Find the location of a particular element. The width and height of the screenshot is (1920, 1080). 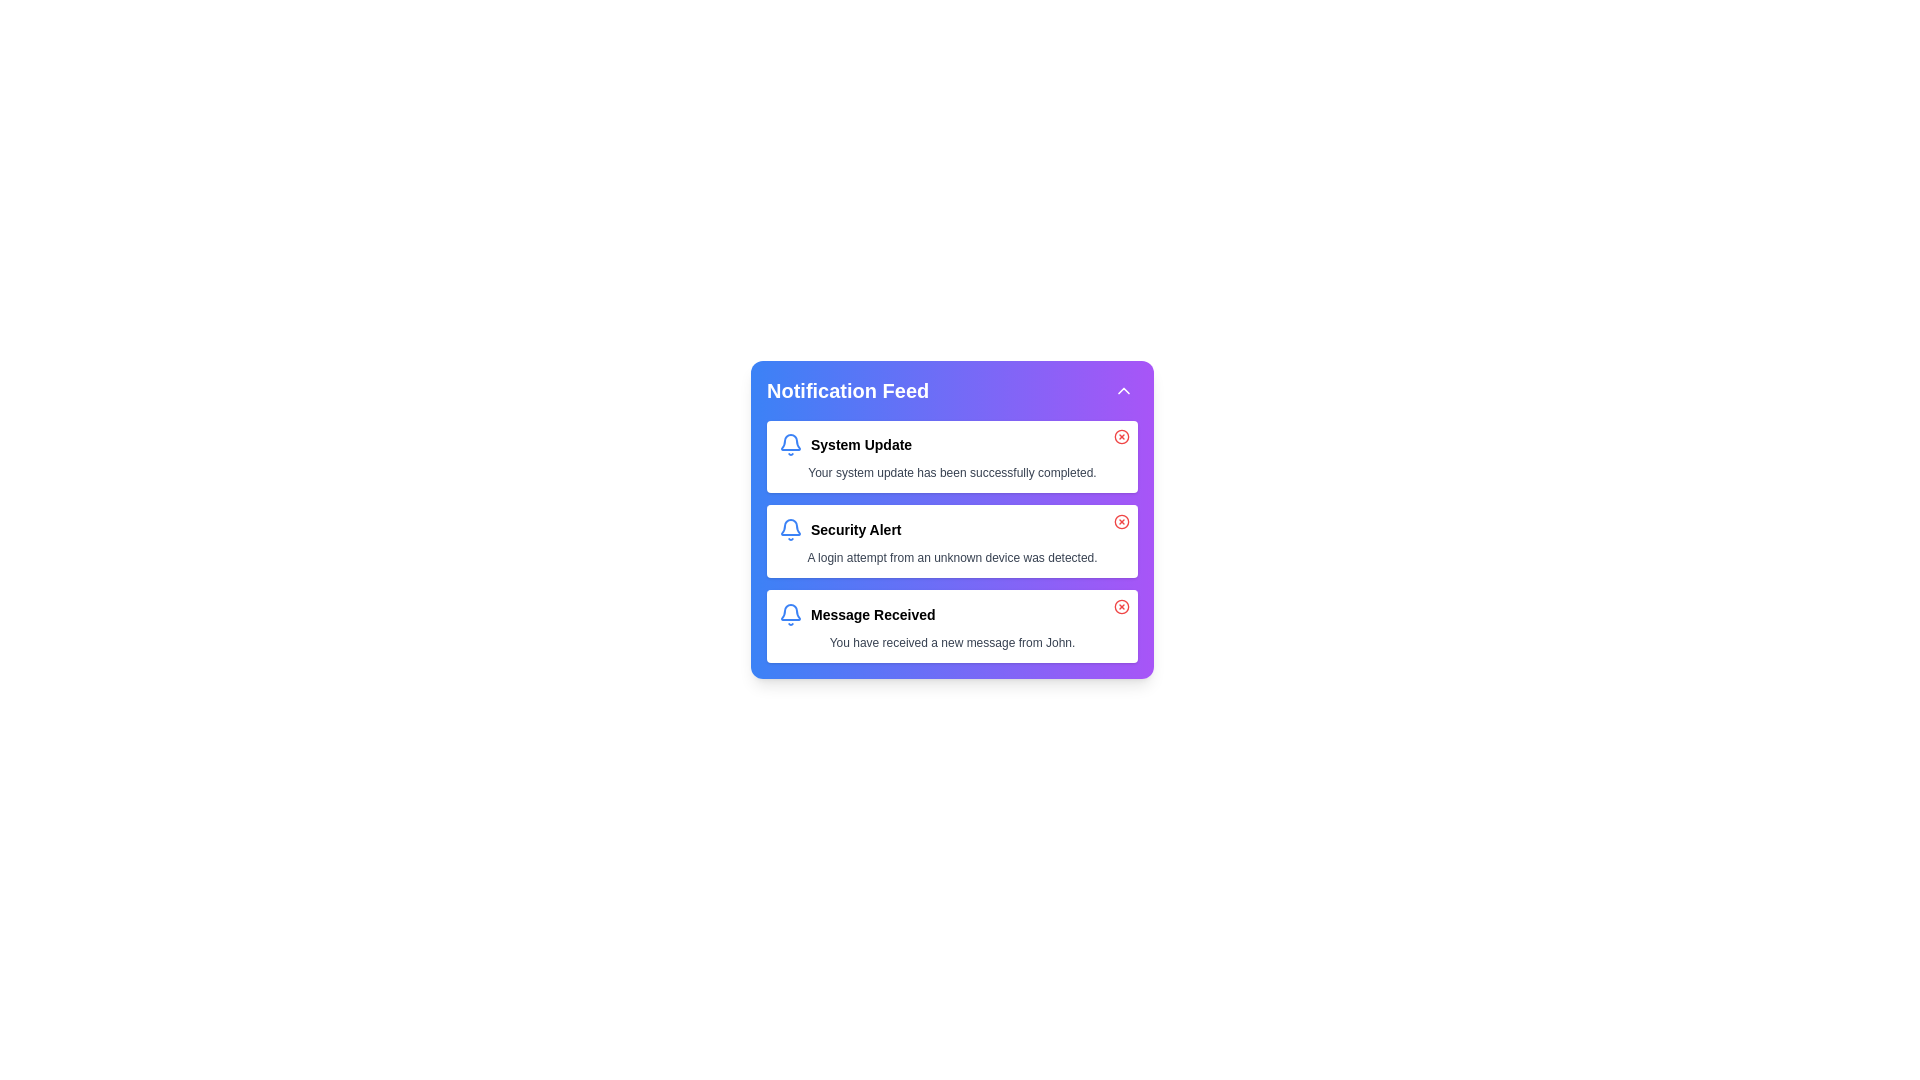

the 'System Update' text label with a blue bell icon is located at coordinates (951, 443).